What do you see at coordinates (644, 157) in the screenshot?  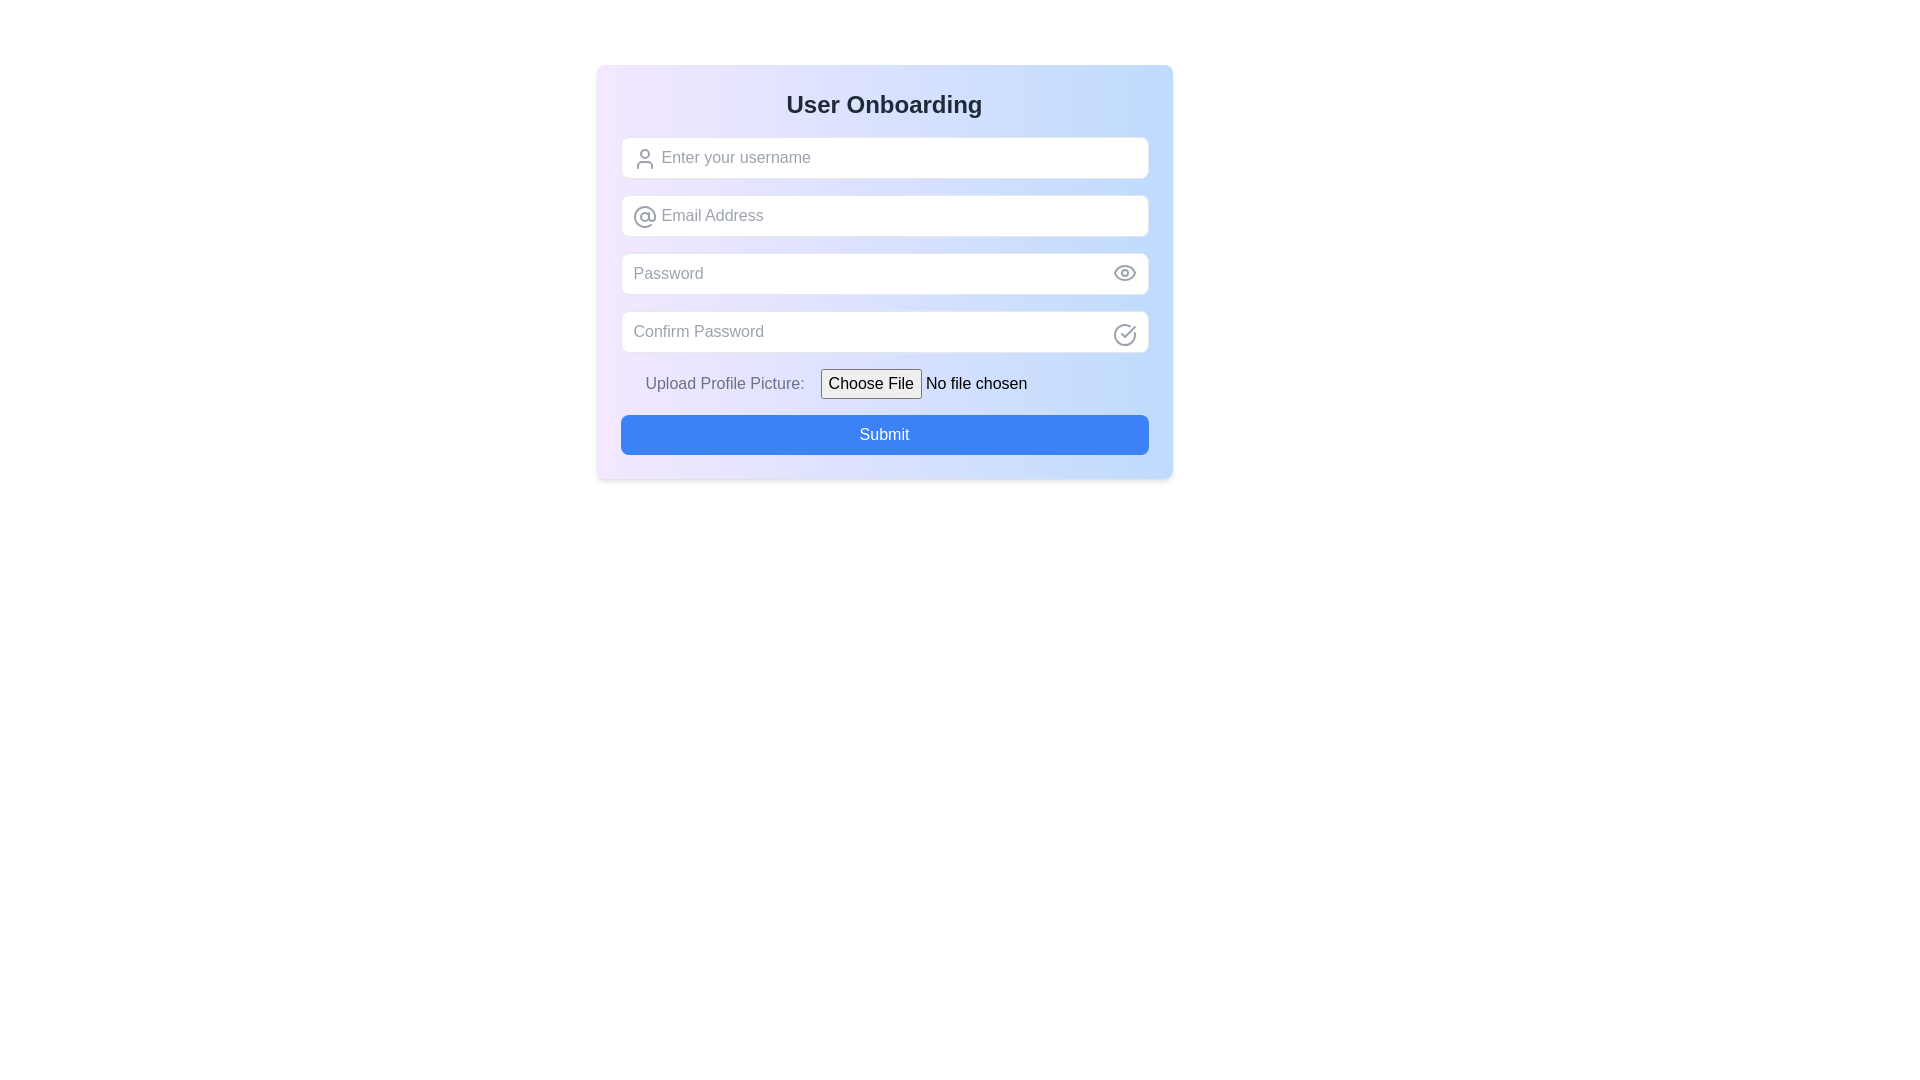 I see `the decorative icon indicating the username input field in the user onboarding form, located at the left side of the username input box` at bounding box center [644, 157].